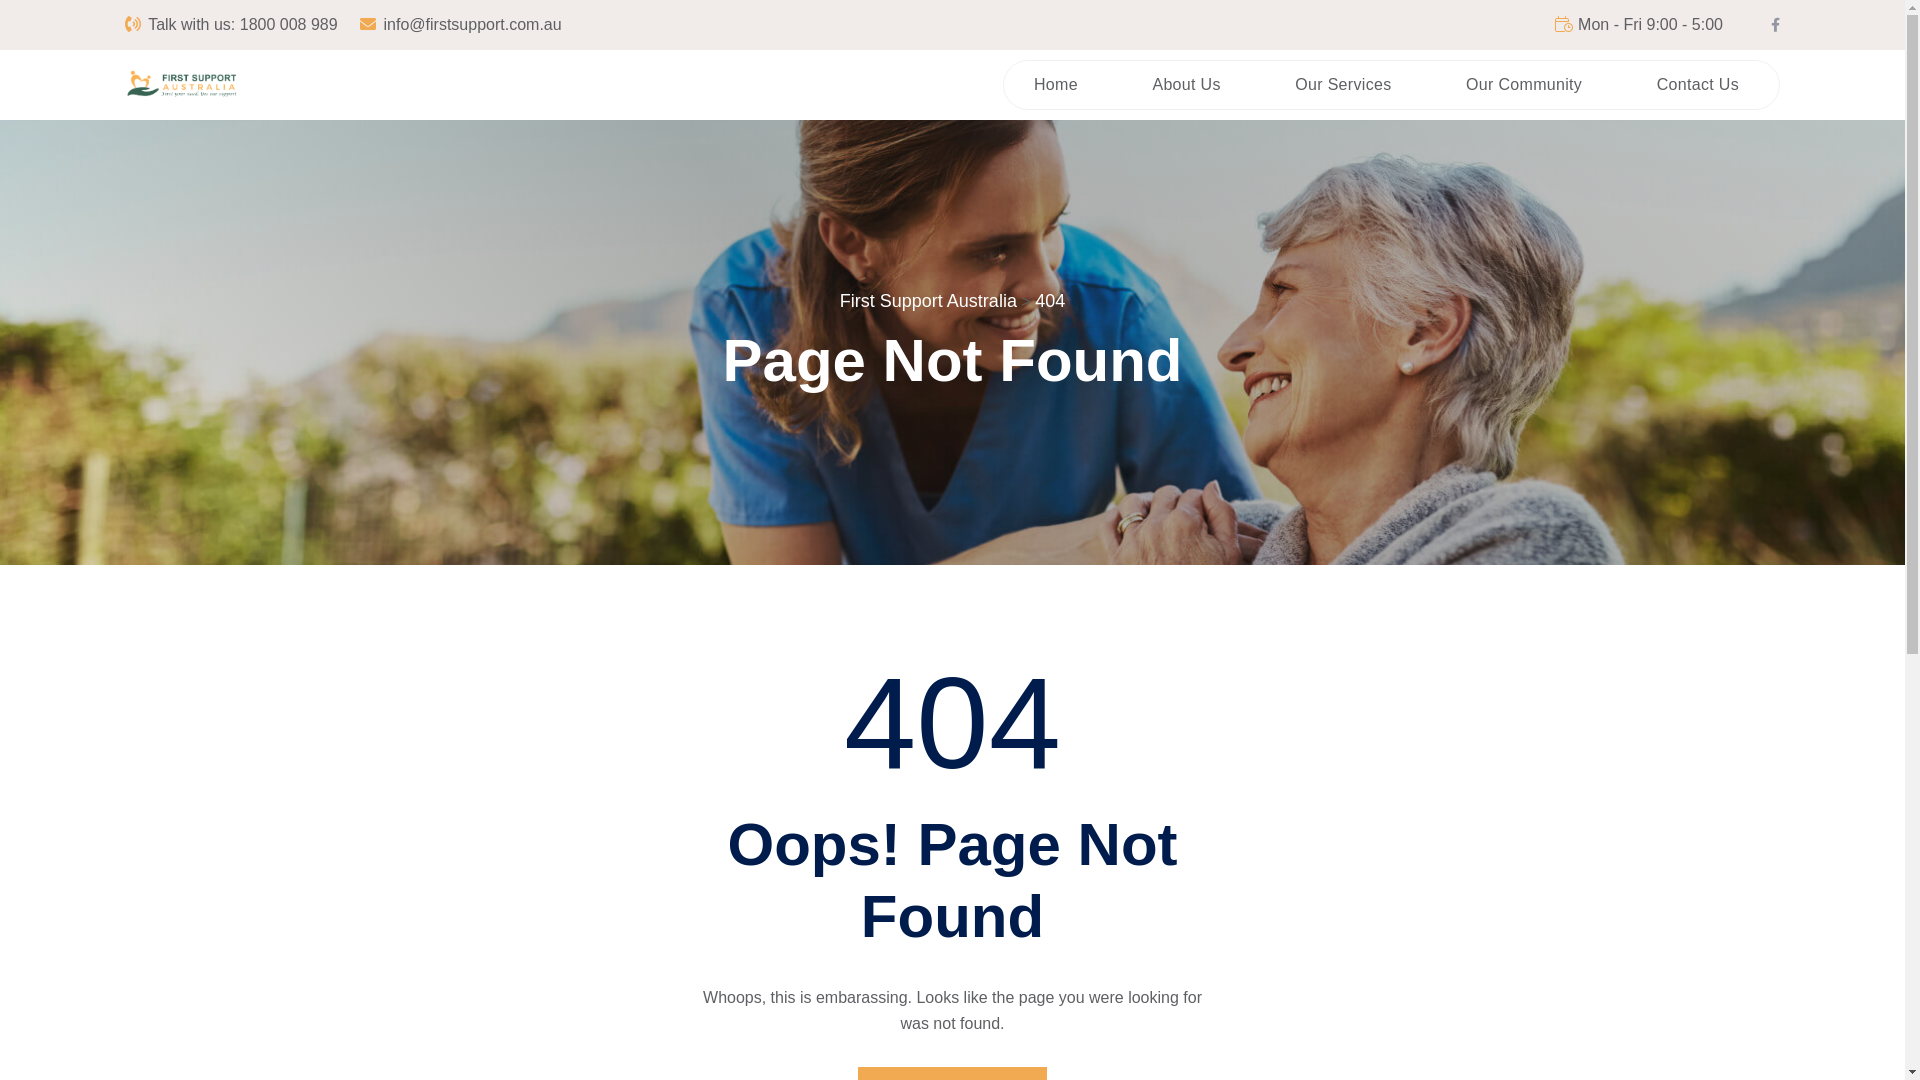 This screenshot has width=1920, height=1080. What do you see at coordinates (927, 300) in the screenshot?
I see `'First Support Australia'` at bounding box center [927, 300].